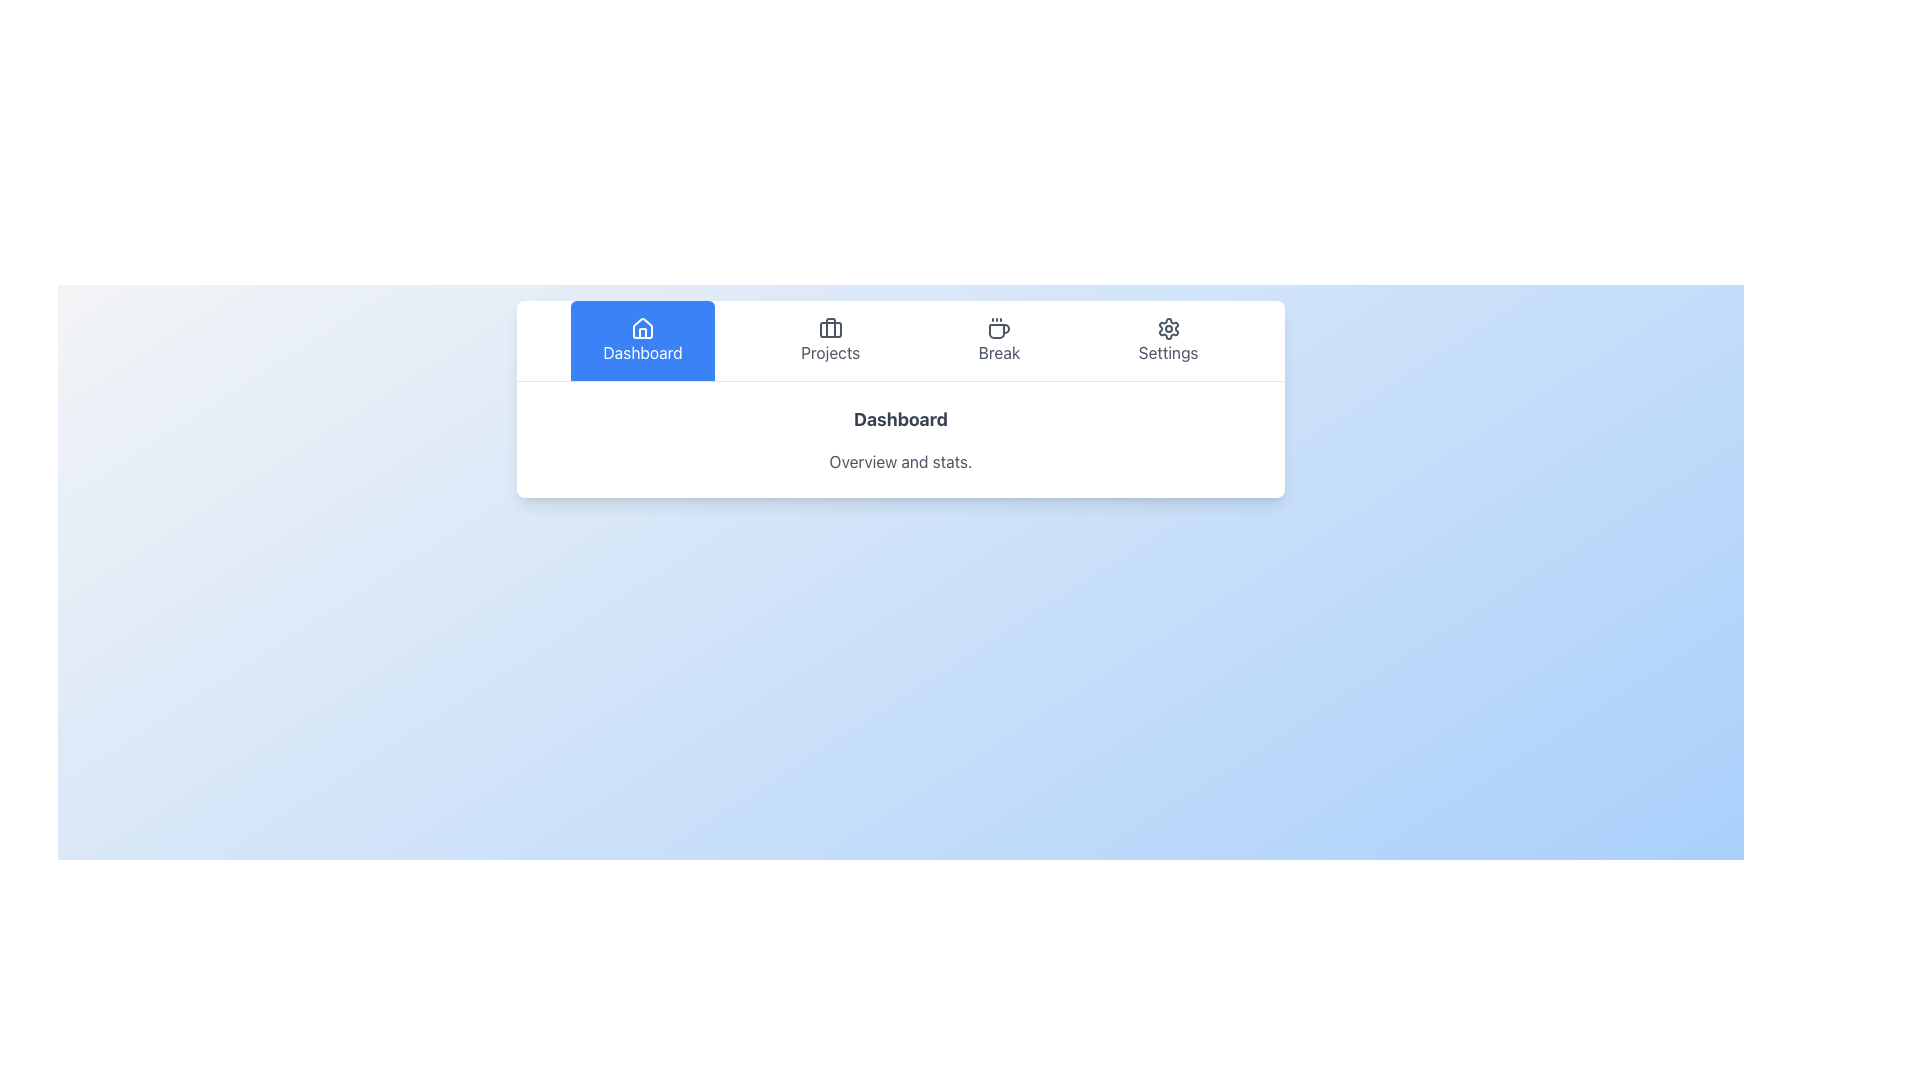 The width and height of the screenshot is (1920, 1080). What do you see at coordinates (643, 352) in the screenshot?
I see `the 'Dashboard' label in the navigation menu, which is positioned at the top left of the navigation bar directly below the house icon` at bounding box center [643, 352].